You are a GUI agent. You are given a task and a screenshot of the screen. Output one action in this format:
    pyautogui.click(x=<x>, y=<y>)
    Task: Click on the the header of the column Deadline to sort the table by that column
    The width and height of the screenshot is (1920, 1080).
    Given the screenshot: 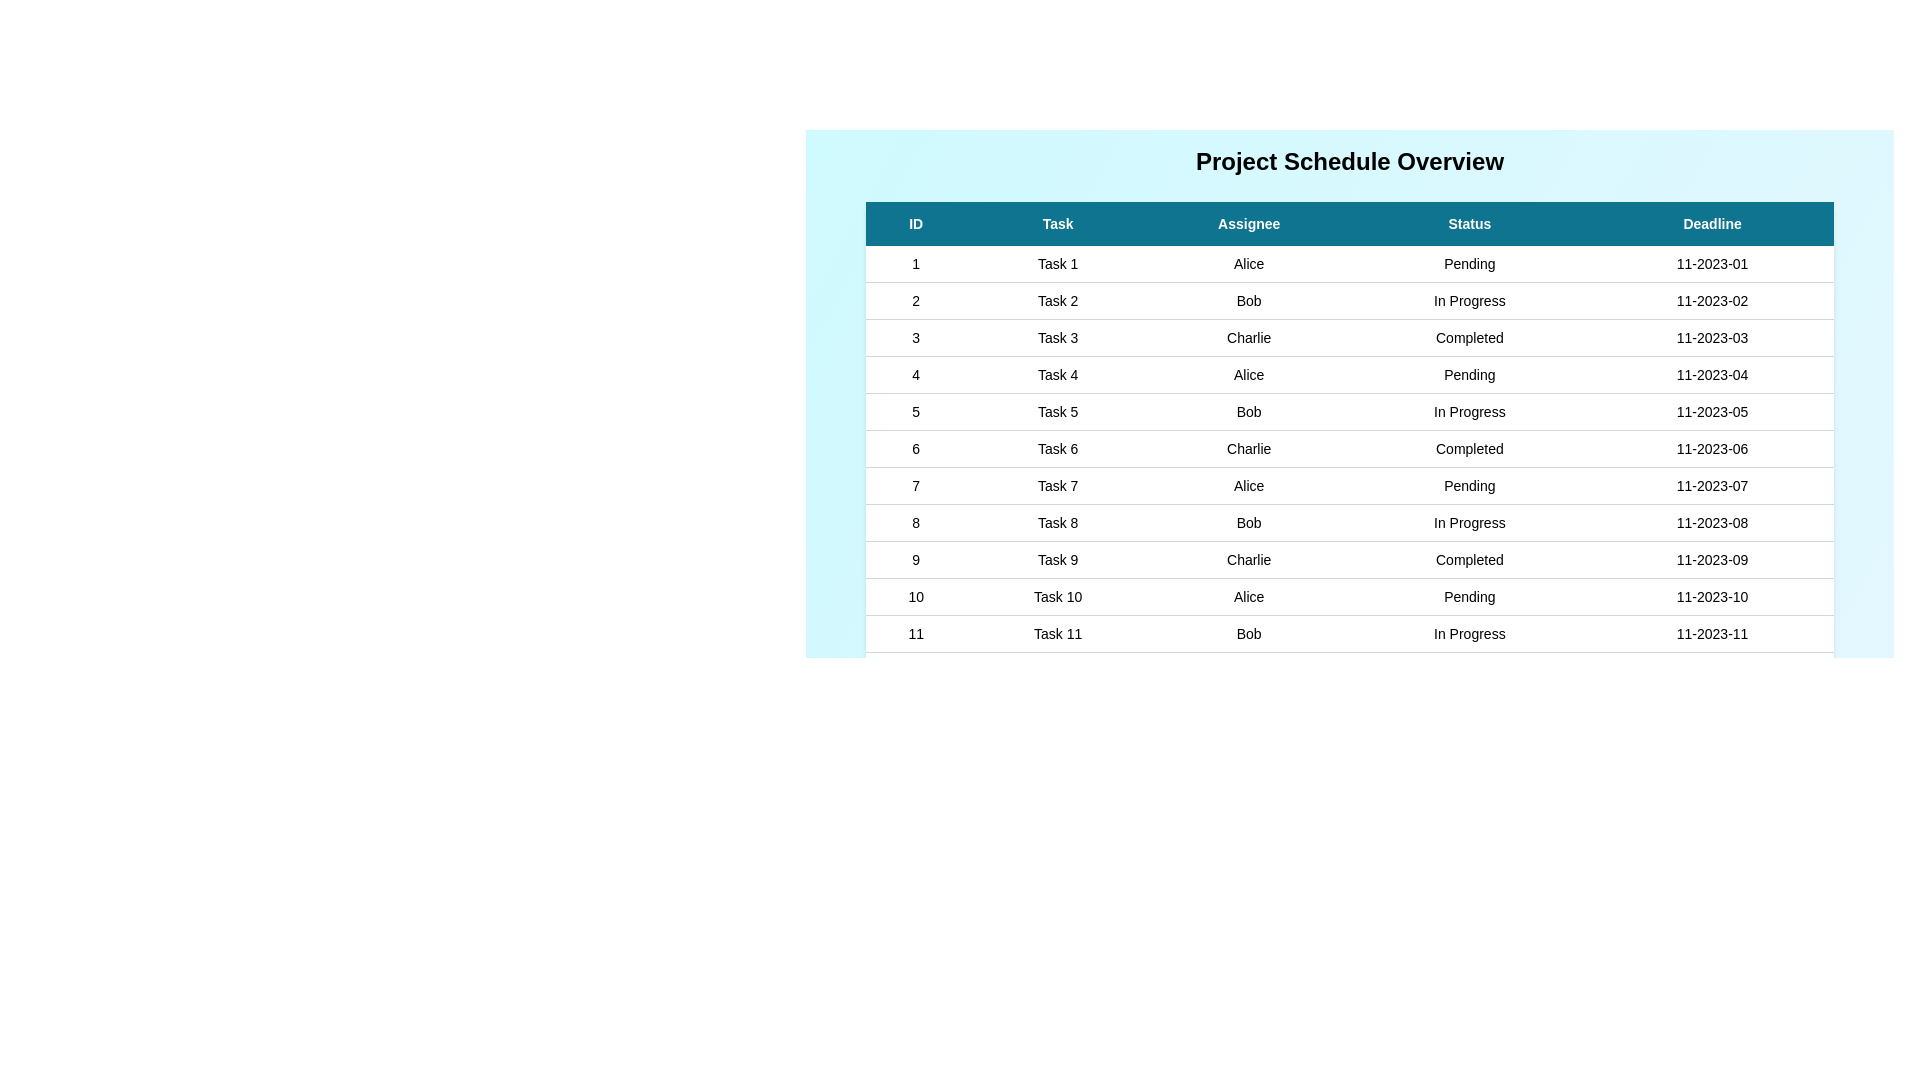 What is the action you would take?
    pyautogui.click(x=1711, y=223)
    